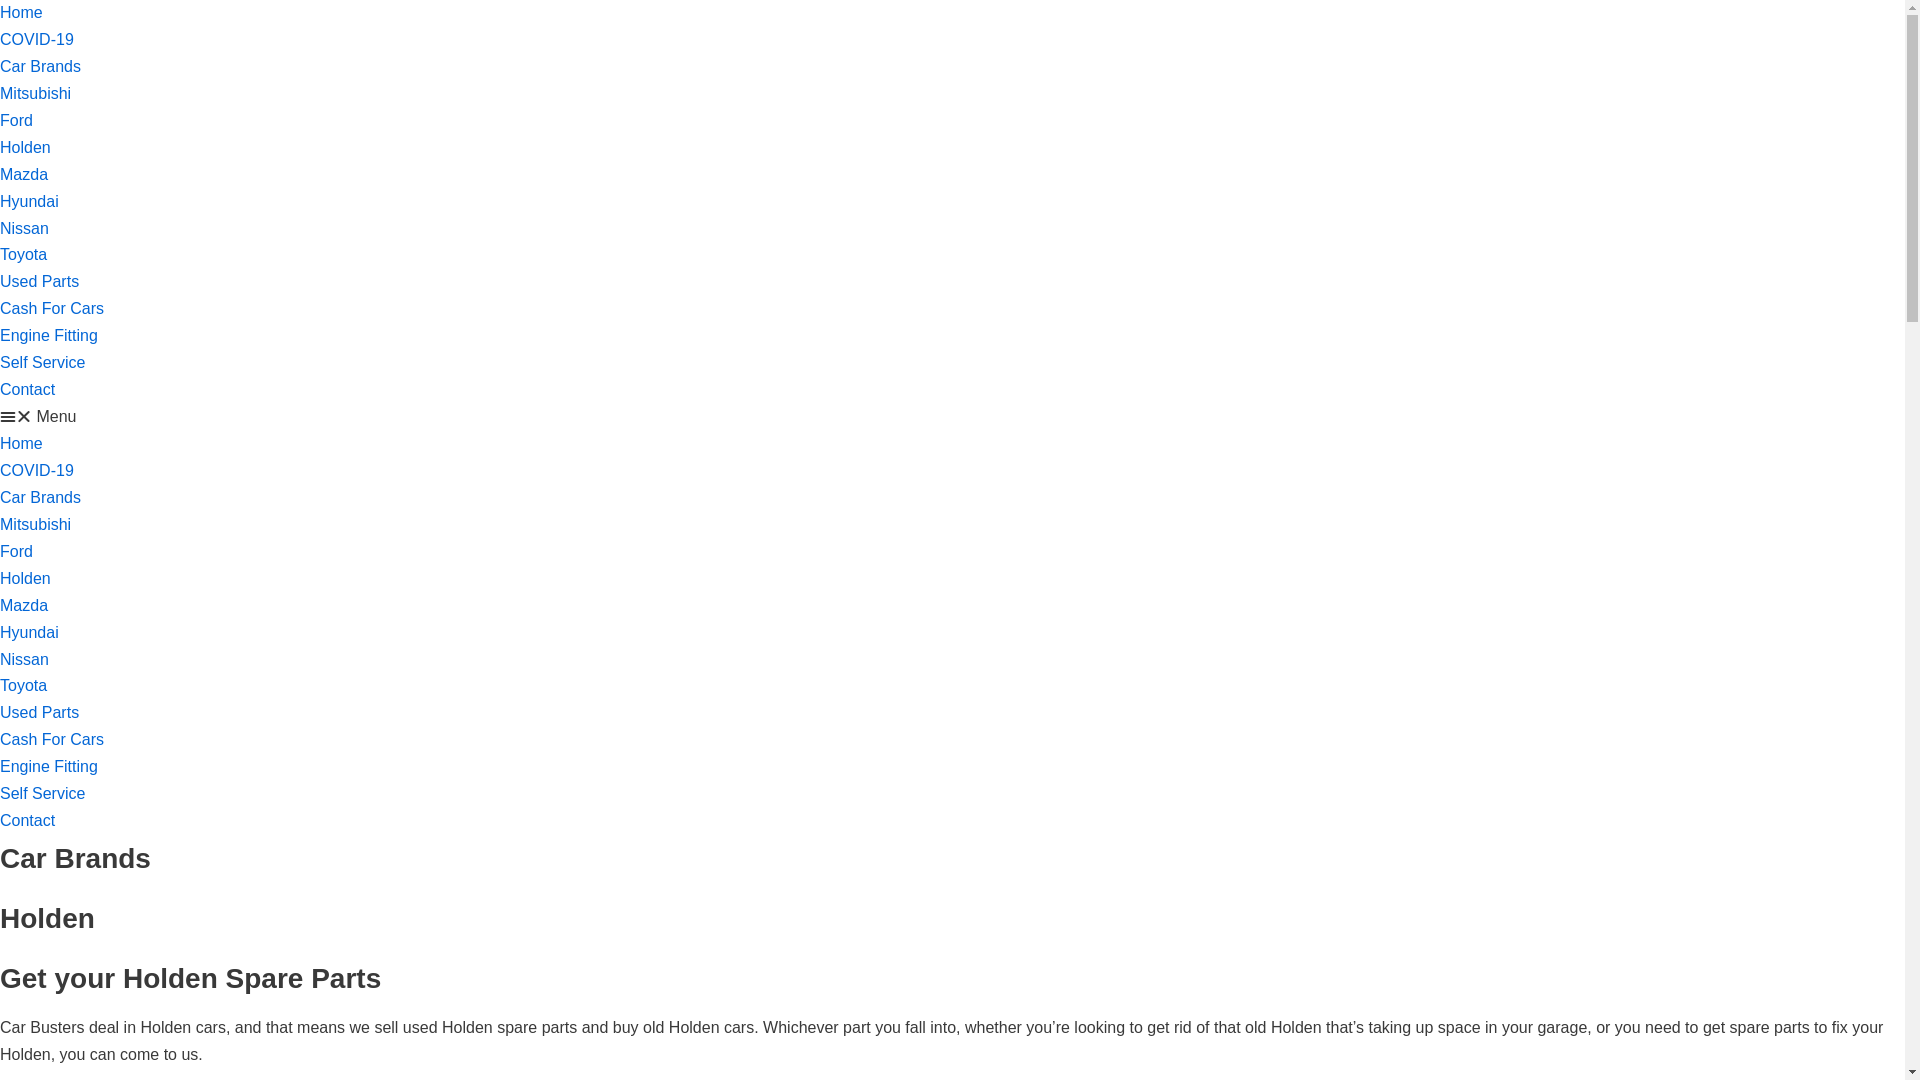 This screenshot has height=1080, width=1920. I want to click on 'Holden', so click(25, 146).